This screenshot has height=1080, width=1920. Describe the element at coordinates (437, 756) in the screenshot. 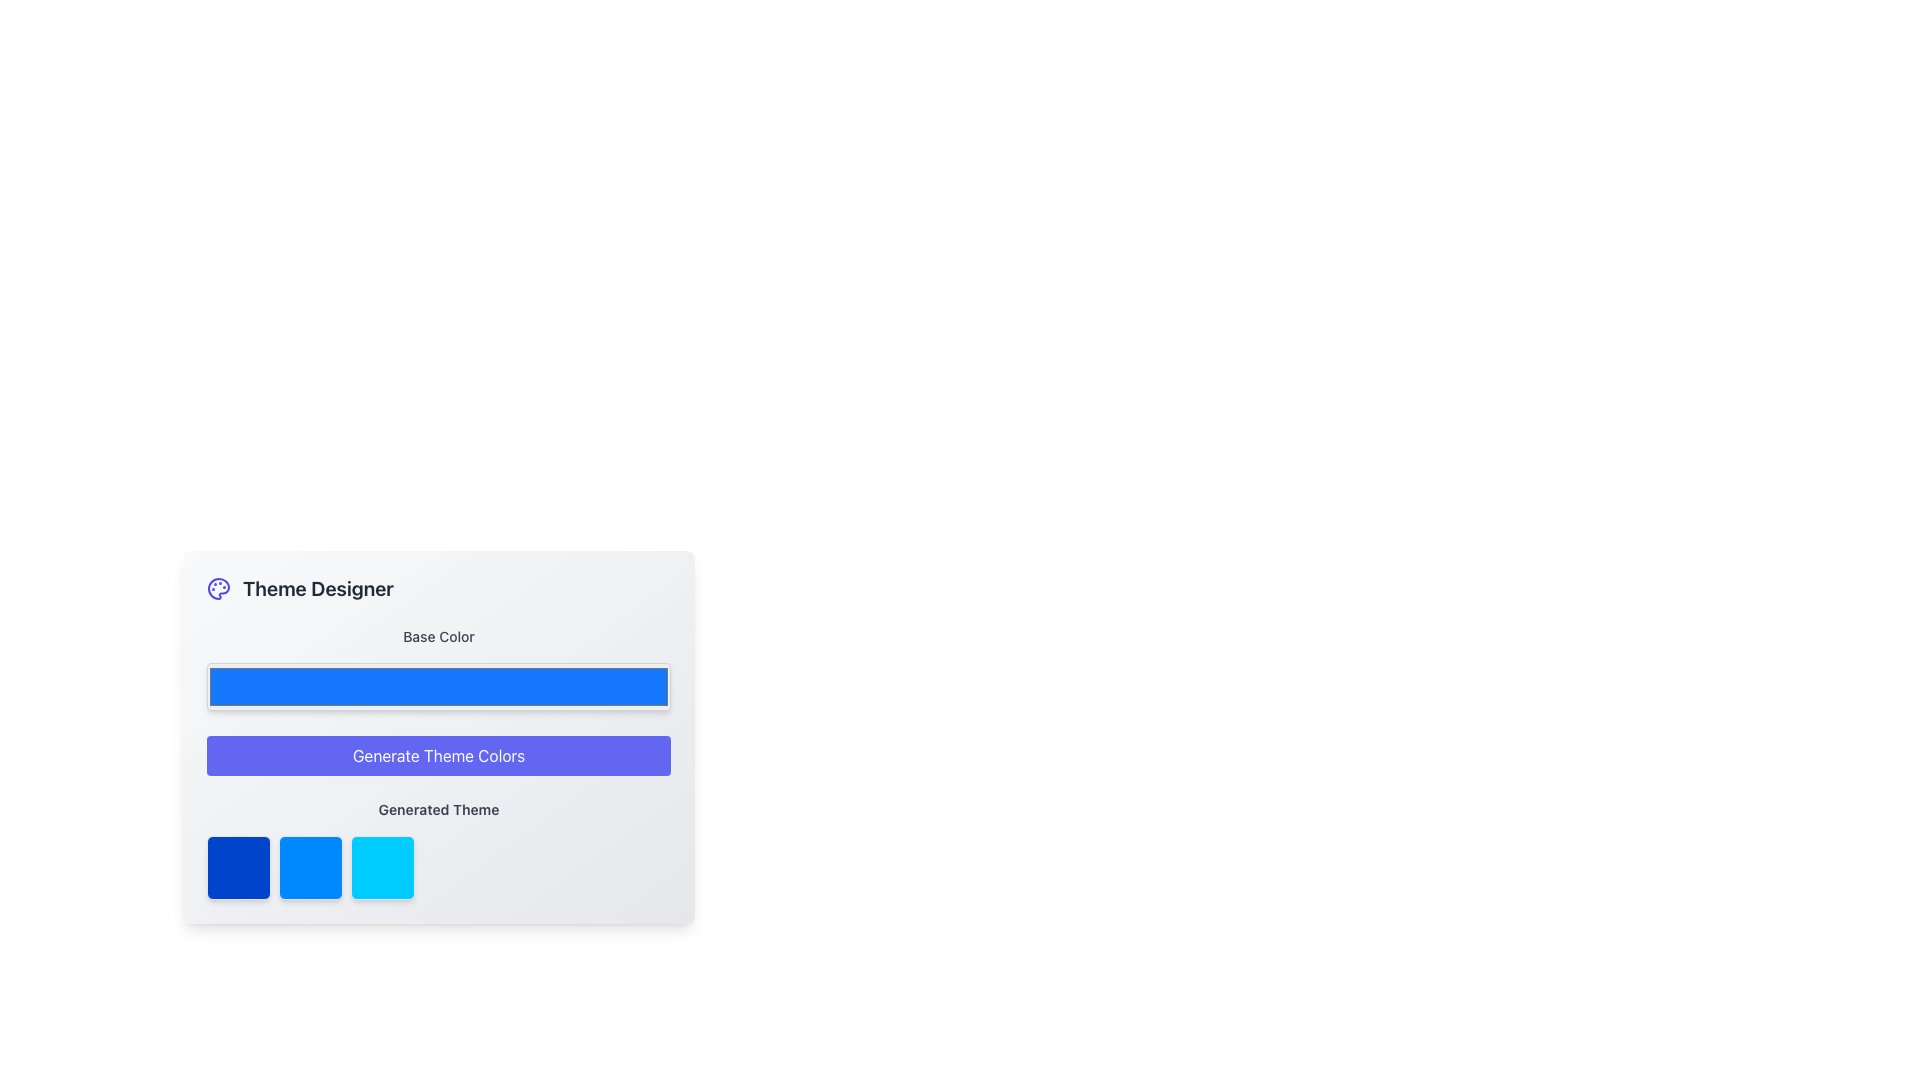

I see `the button located within the 'Theme Designer' card, positioned below the 'Base Color' color picker, to generate theme colors` at that location.